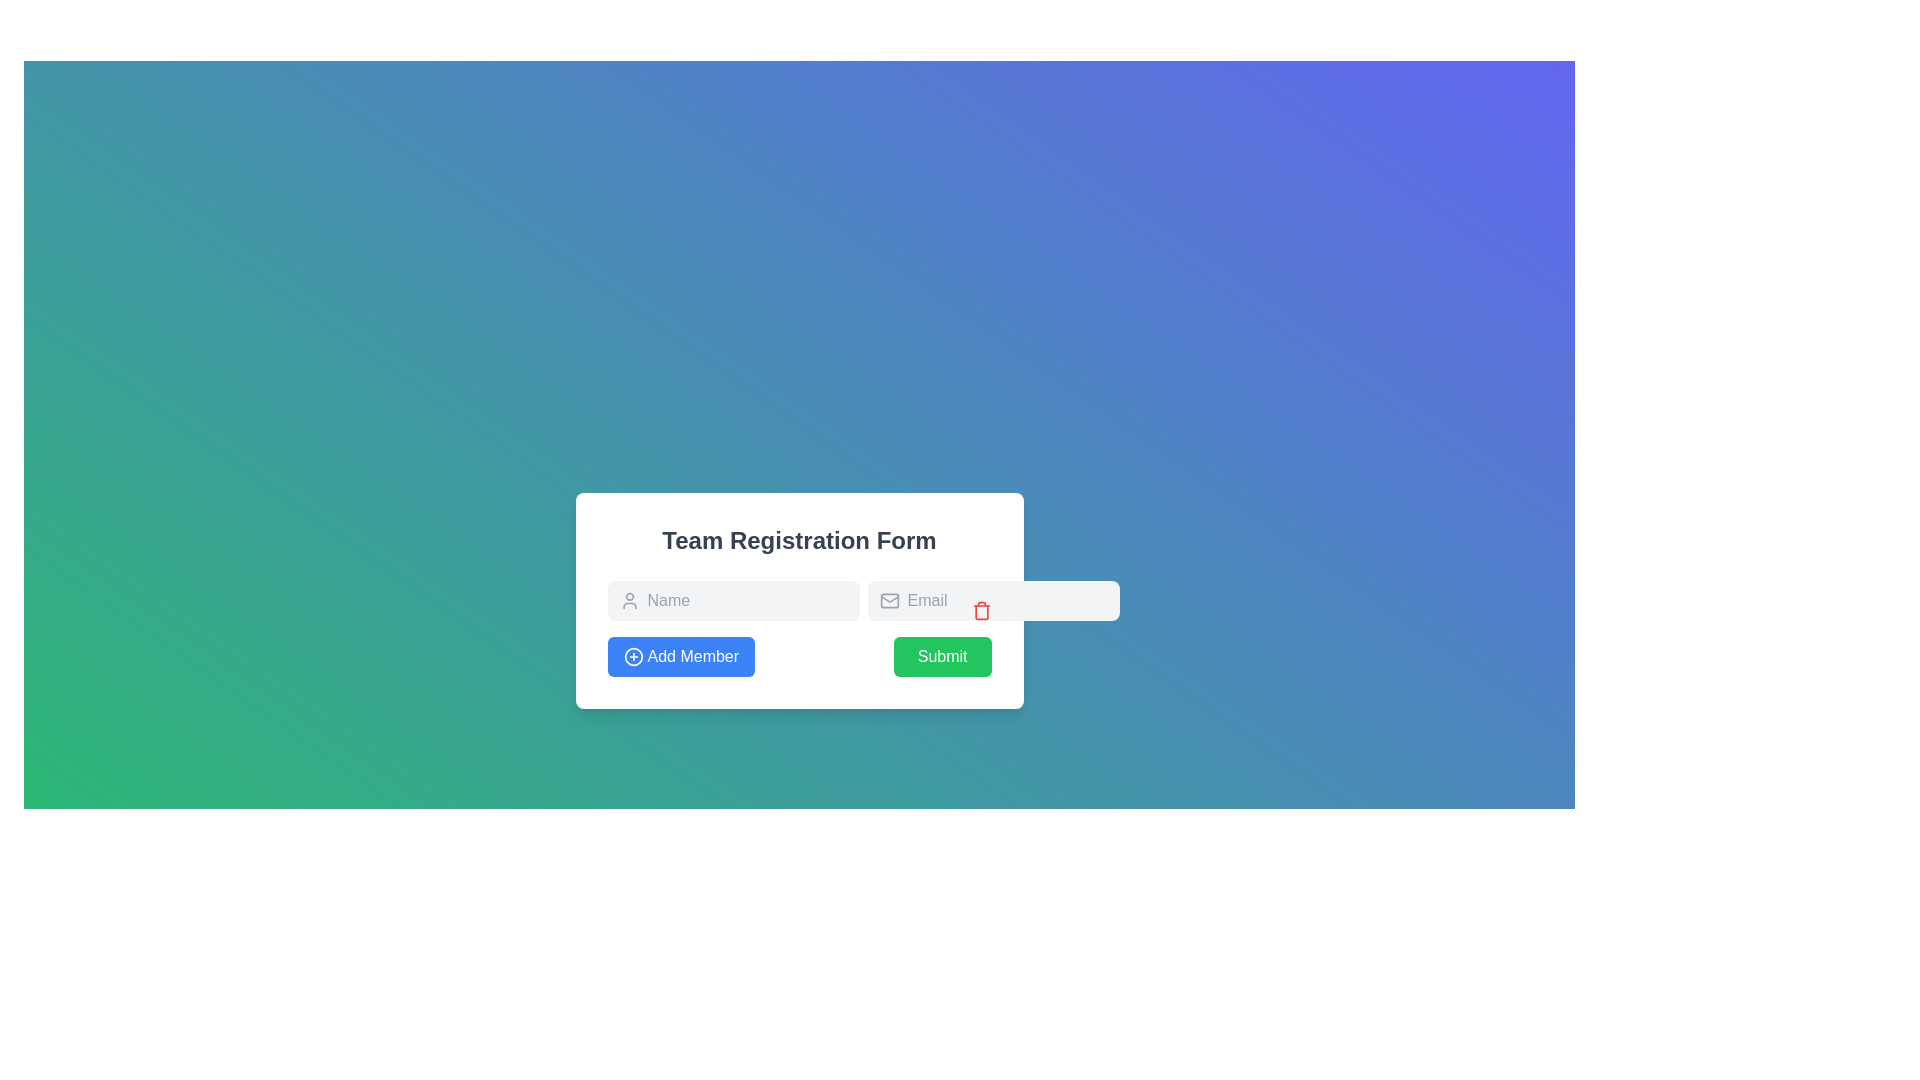 Image resolution: width=1920 pixels, height=1080 pixels. I want to click on the icon that visually indicates the associated input field is for entering a name or username, located to the left of the placeholder text 'Name', so click(628, 600).